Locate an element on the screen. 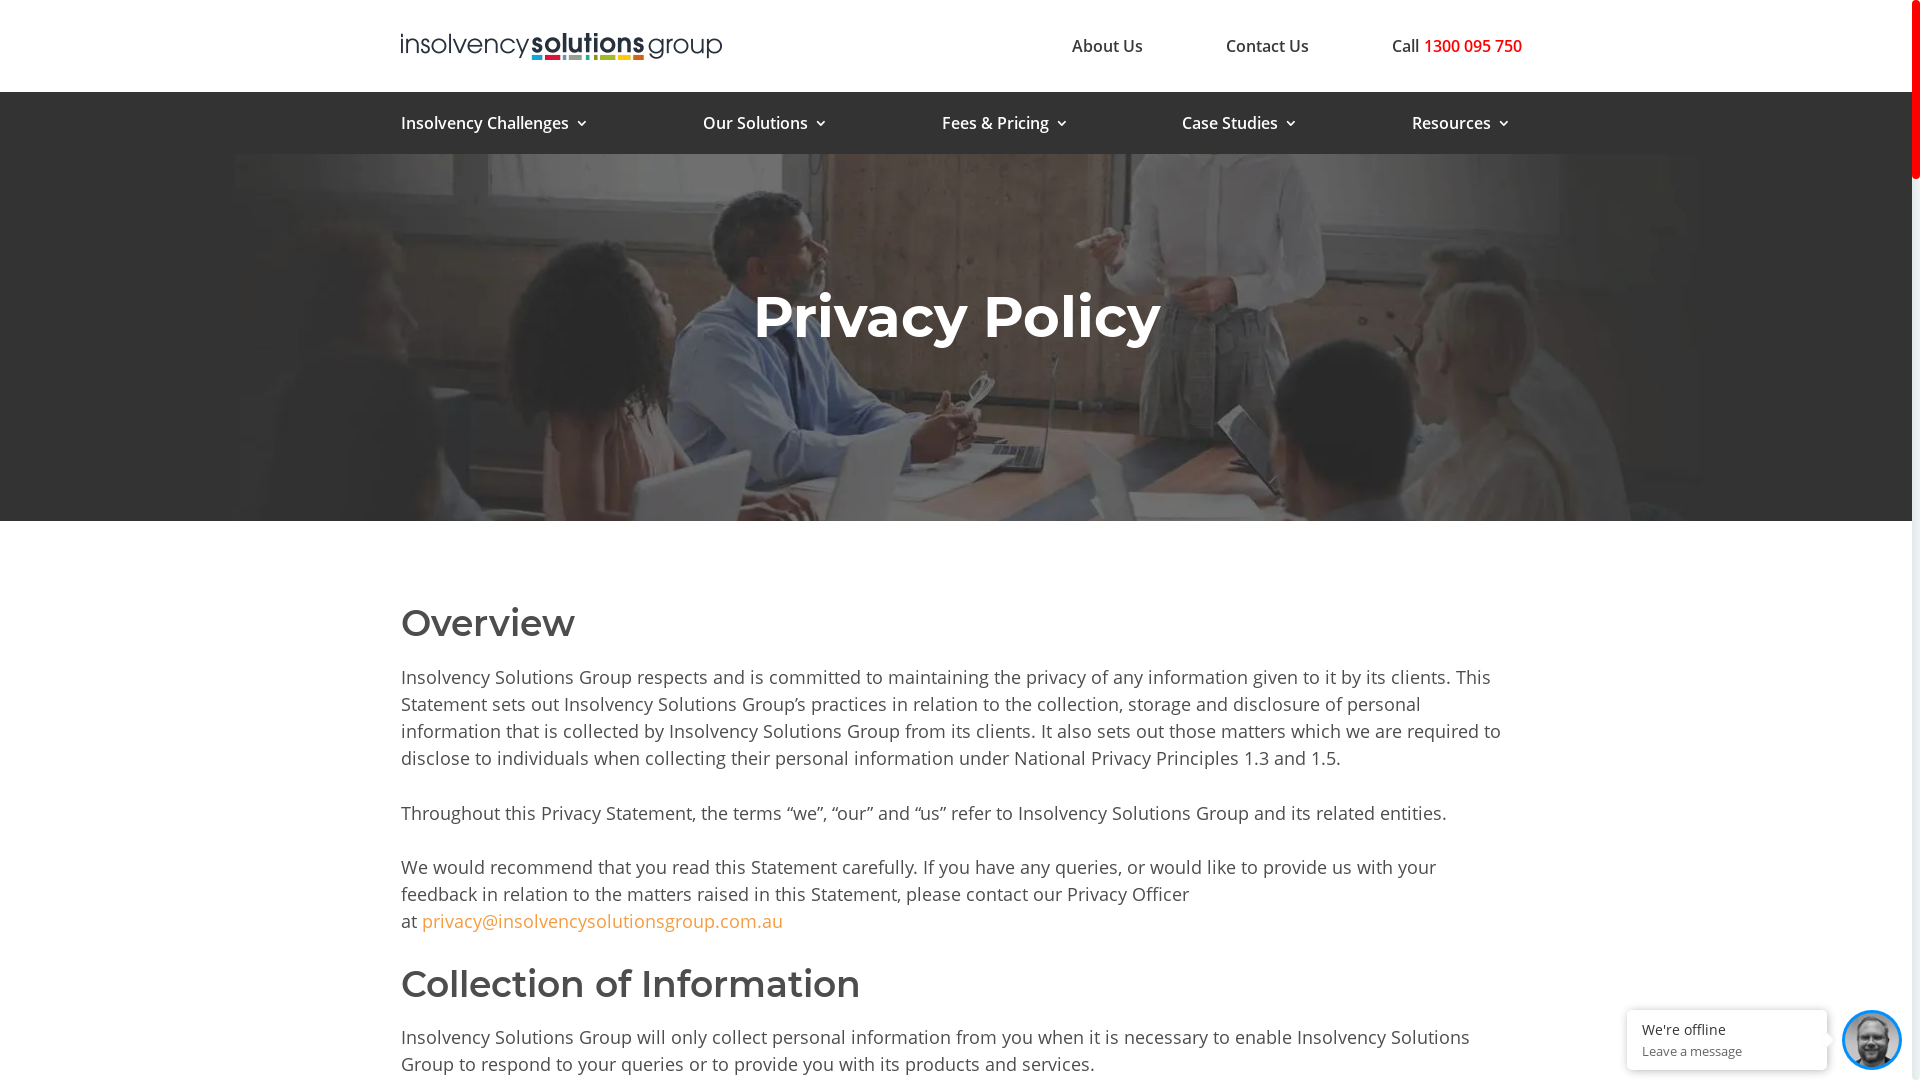  'Case Studies' is located at coordinates (1238, 127).